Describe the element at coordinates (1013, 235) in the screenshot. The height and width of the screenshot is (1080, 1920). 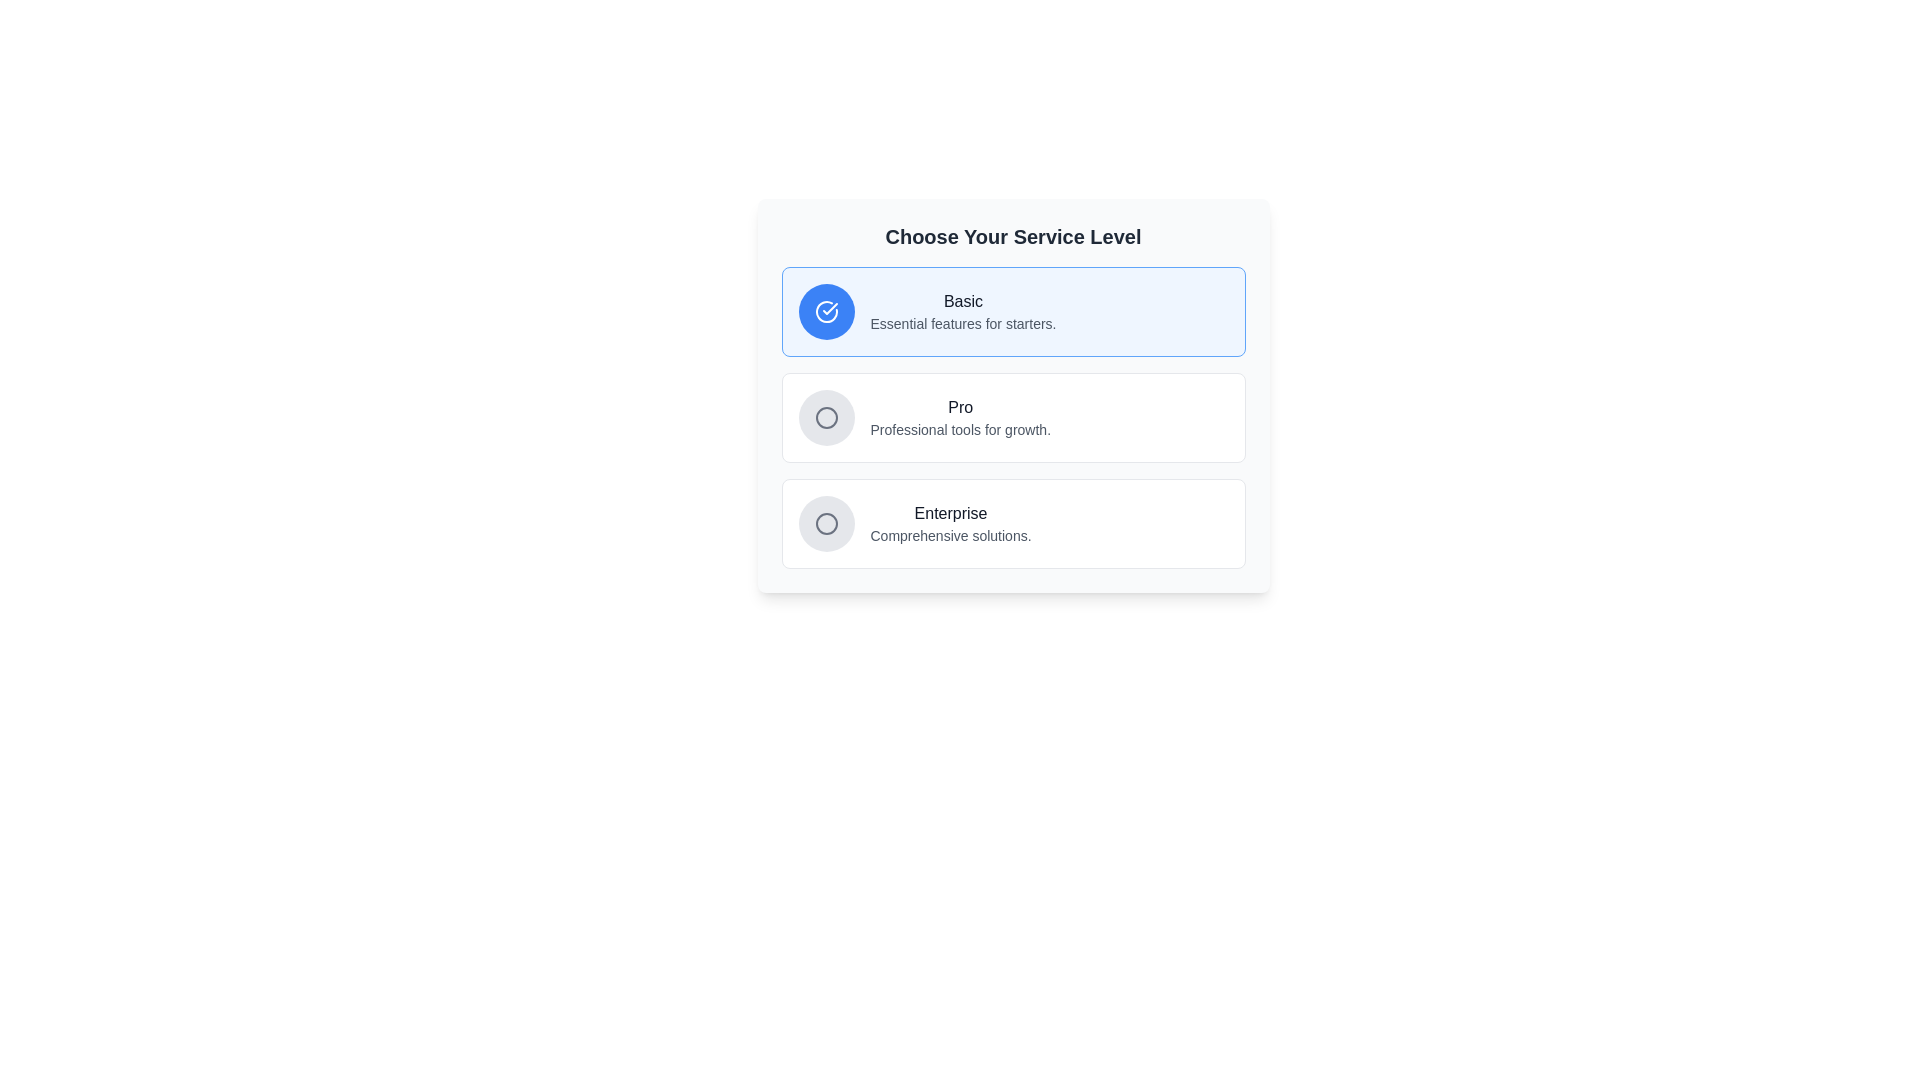
I see `the text element reading 'Choose Your Service Level', which is styled in bold and large font and located at the top-center of a card-like structure` at that location.